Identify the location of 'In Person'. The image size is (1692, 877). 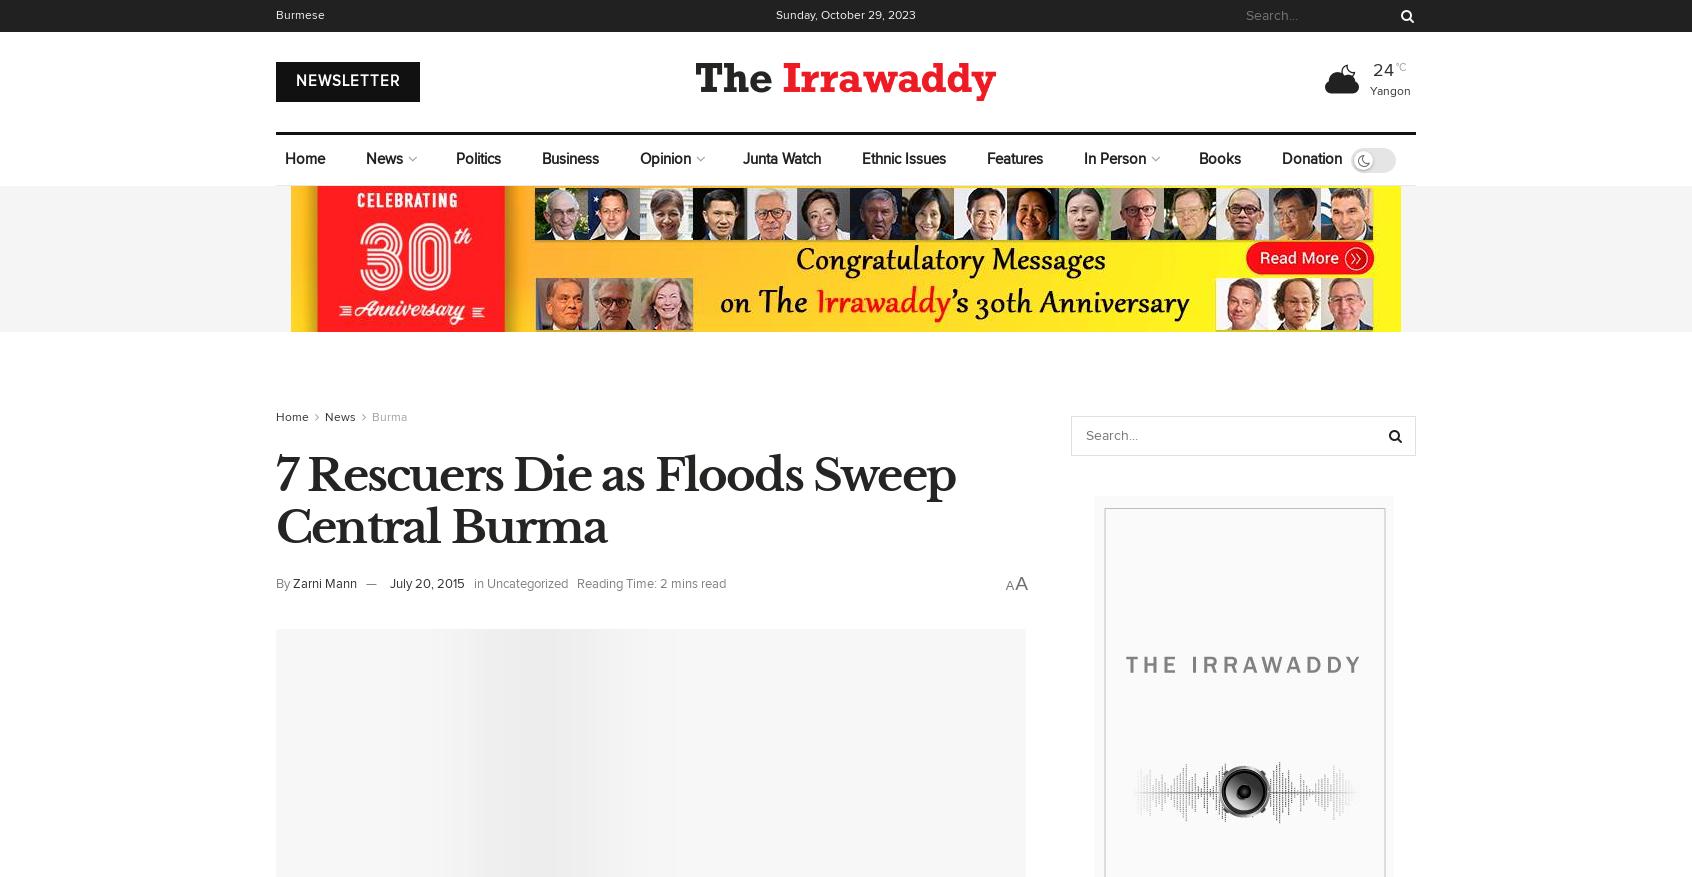
(1114, 159).